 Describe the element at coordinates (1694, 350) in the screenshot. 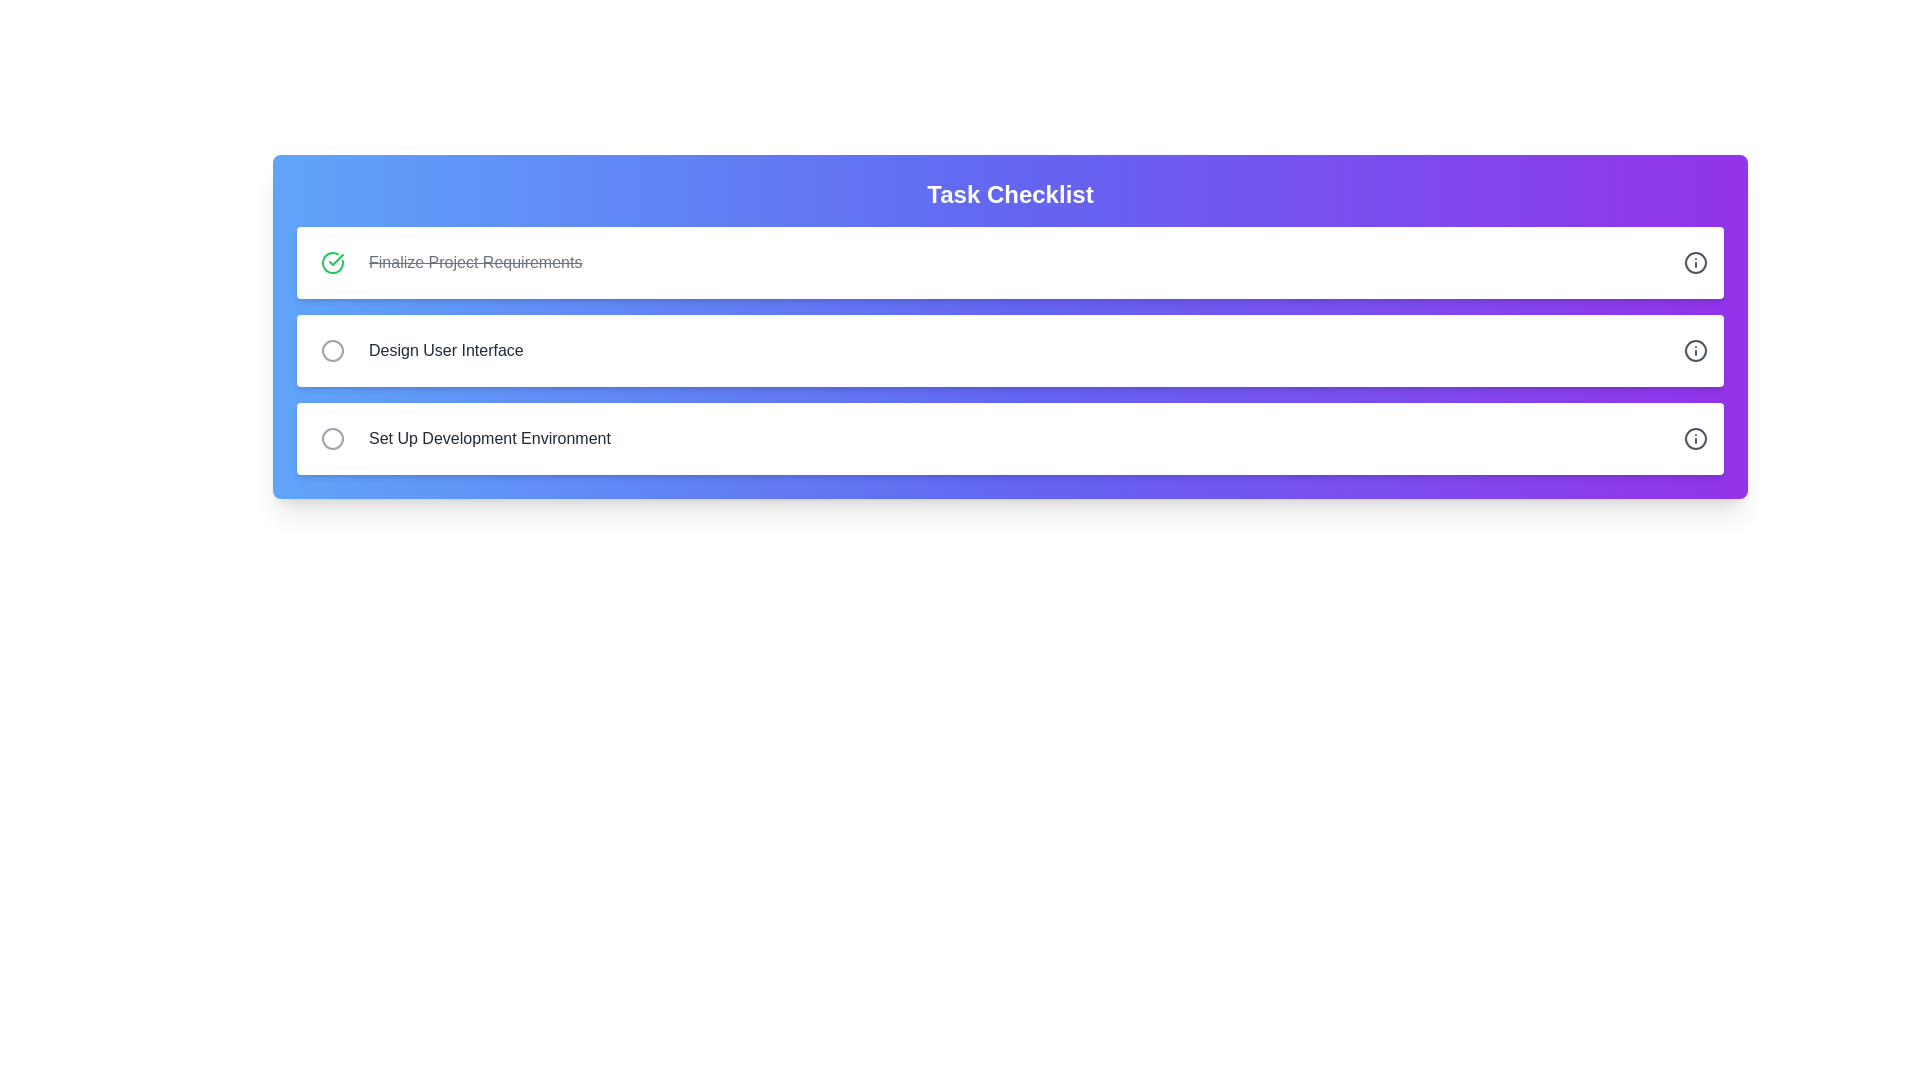

I see `the information icon for the task titled 'Design User Interface'` at that location.